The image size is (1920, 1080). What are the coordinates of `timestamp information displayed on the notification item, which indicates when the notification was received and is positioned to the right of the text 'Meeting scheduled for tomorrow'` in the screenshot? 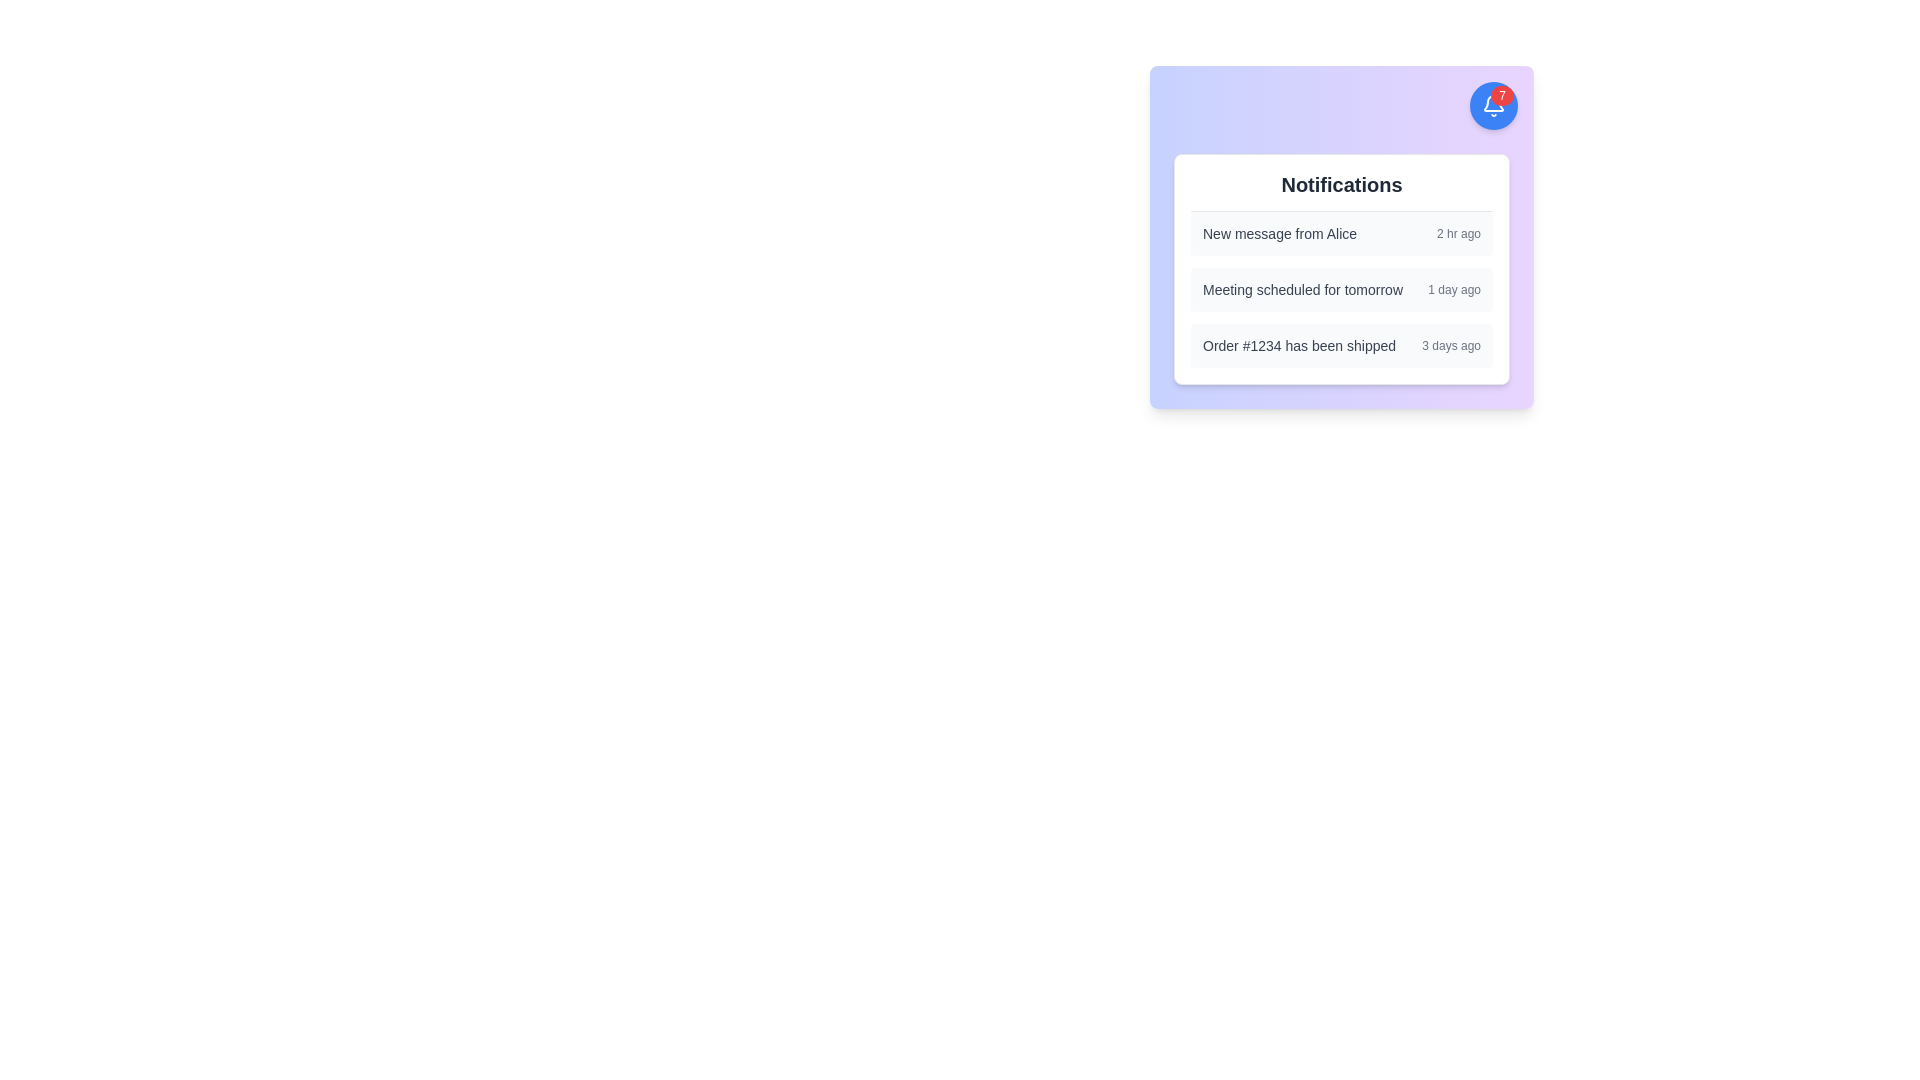 It's located at (1454, 289).